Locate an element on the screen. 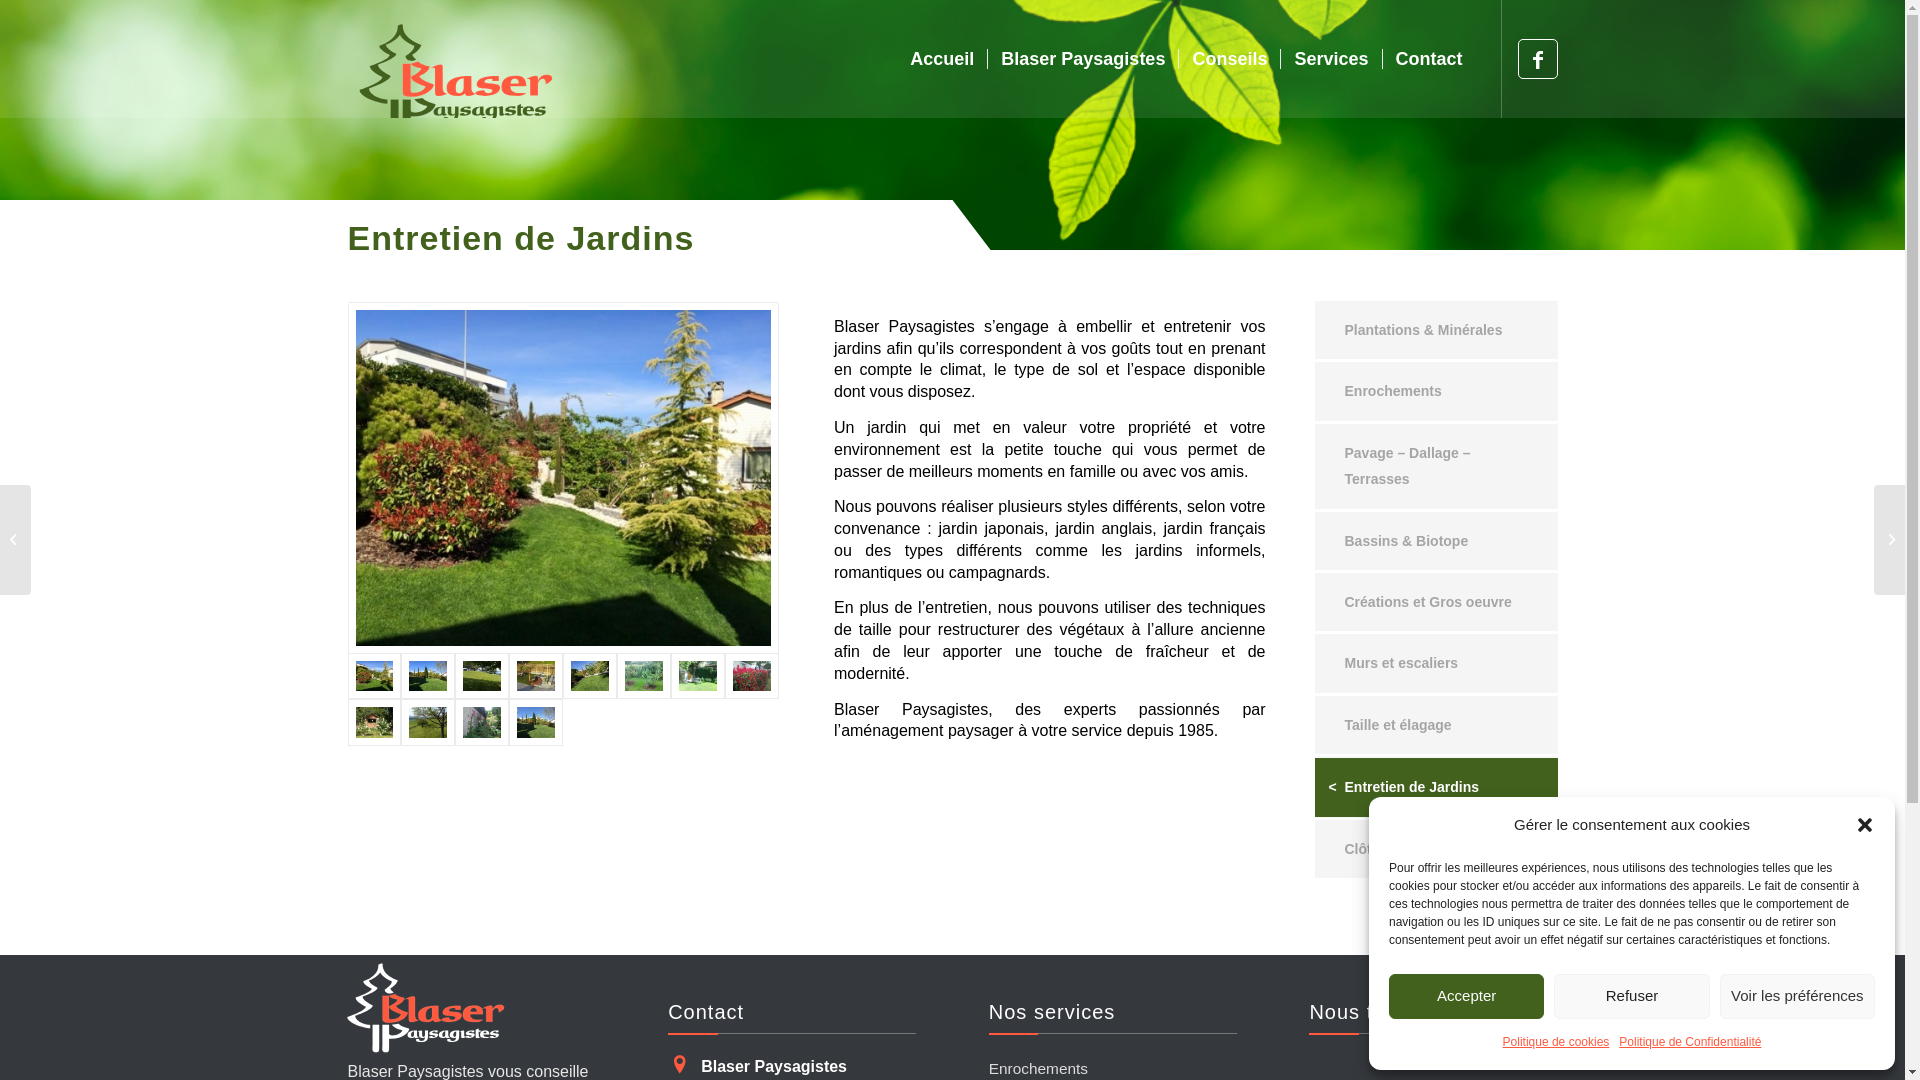 This screenshot has width=1920, height=1080. 'Refuser' is located at coordinates (1631, 996).